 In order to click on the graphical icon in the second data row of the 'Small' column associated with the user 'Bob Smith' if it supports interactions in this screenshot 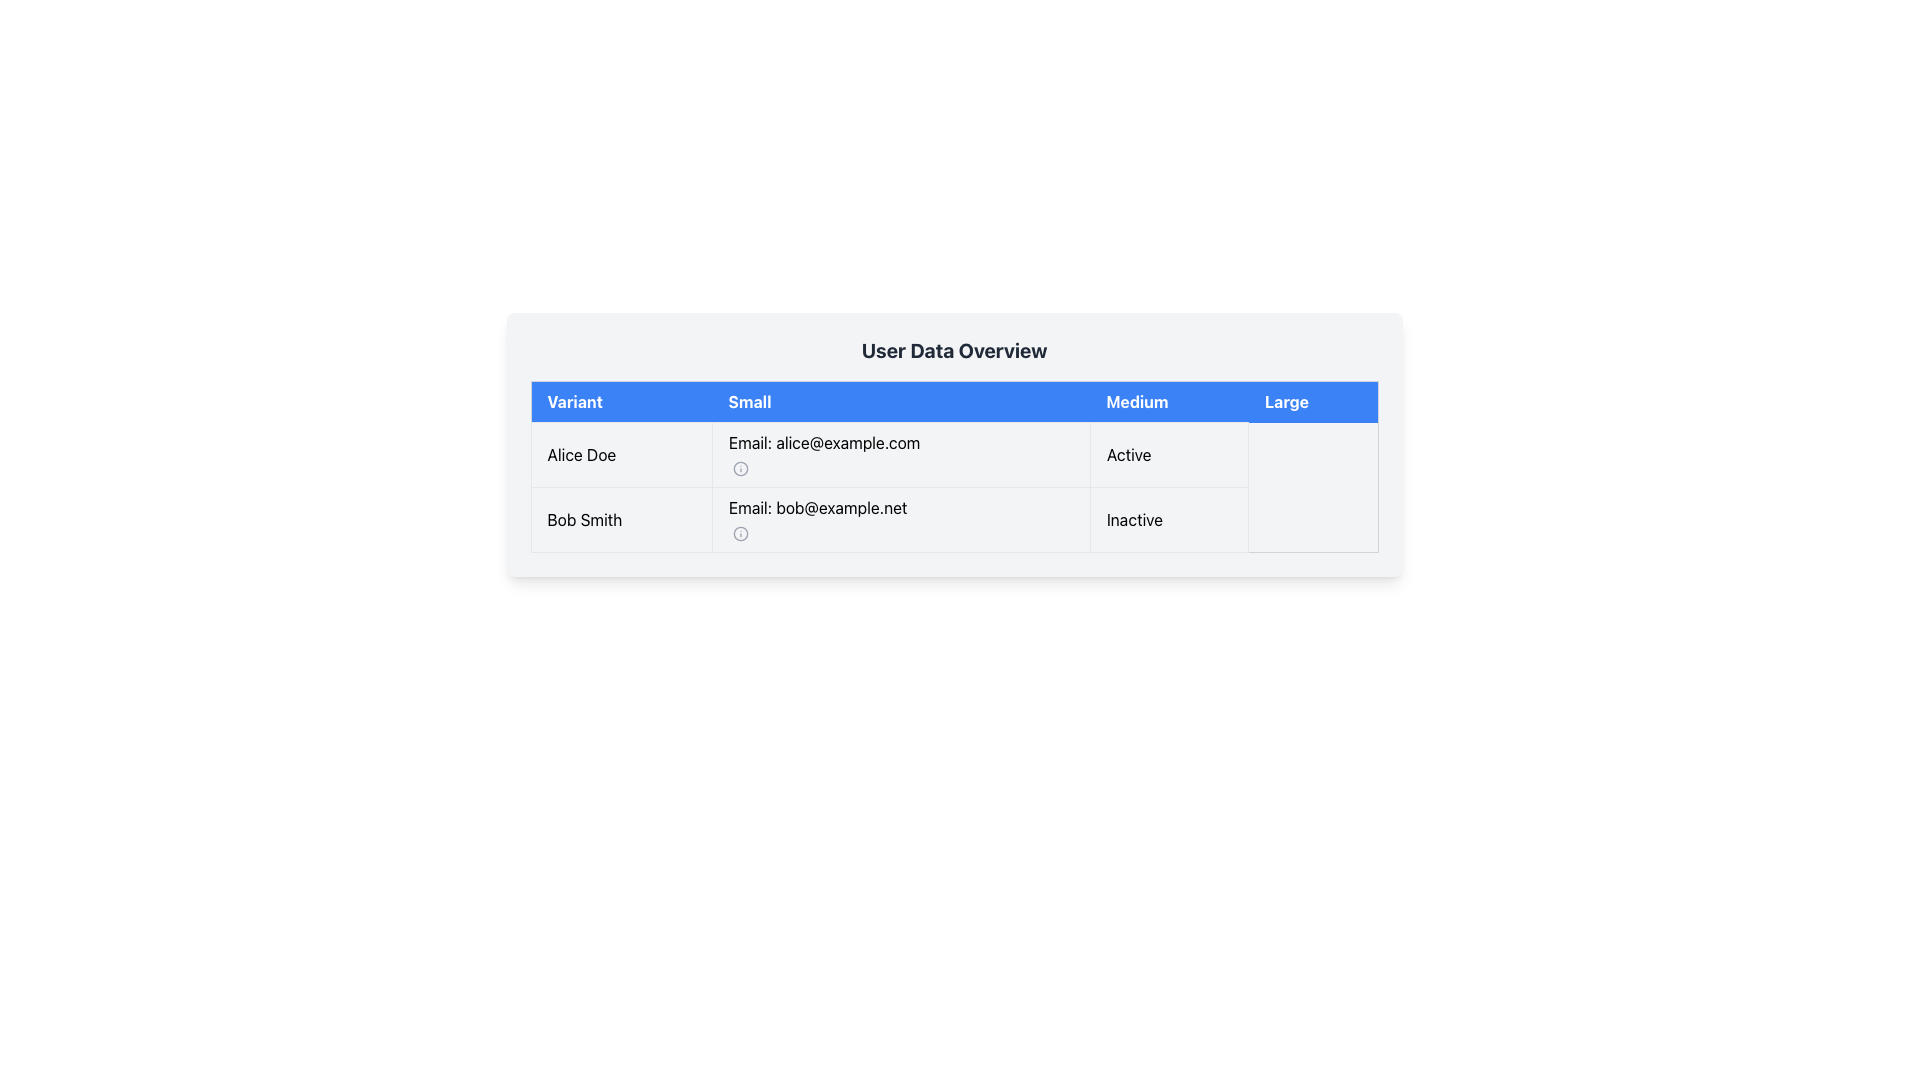, I will do `click(739, 531)`.